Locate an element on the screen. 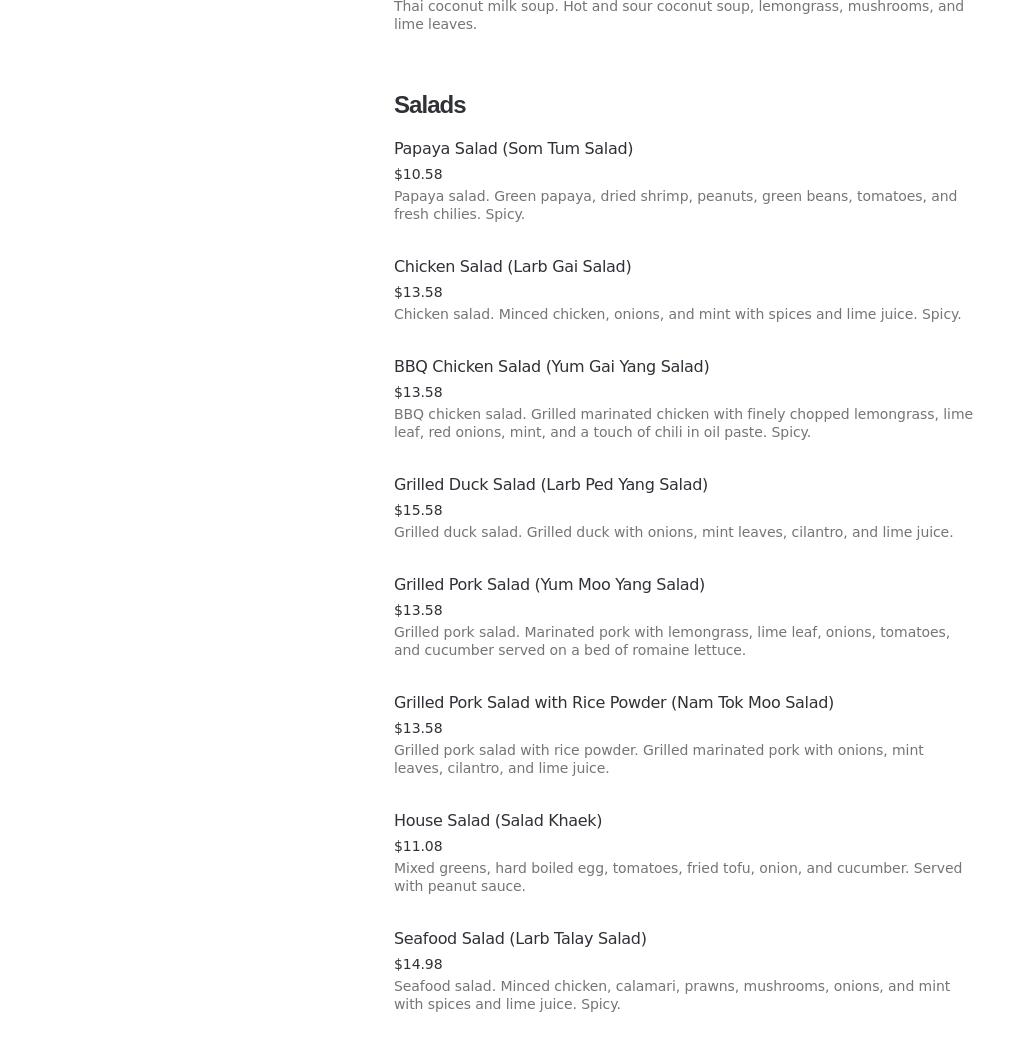 The height and width of the screenshot is (1037, 1024). 'Papaya salad. Green papaya, dried shrimp, peanuts, green beans, tomatoes, and fresh chilies. Spicy.' is located at coordinates (674, 204).